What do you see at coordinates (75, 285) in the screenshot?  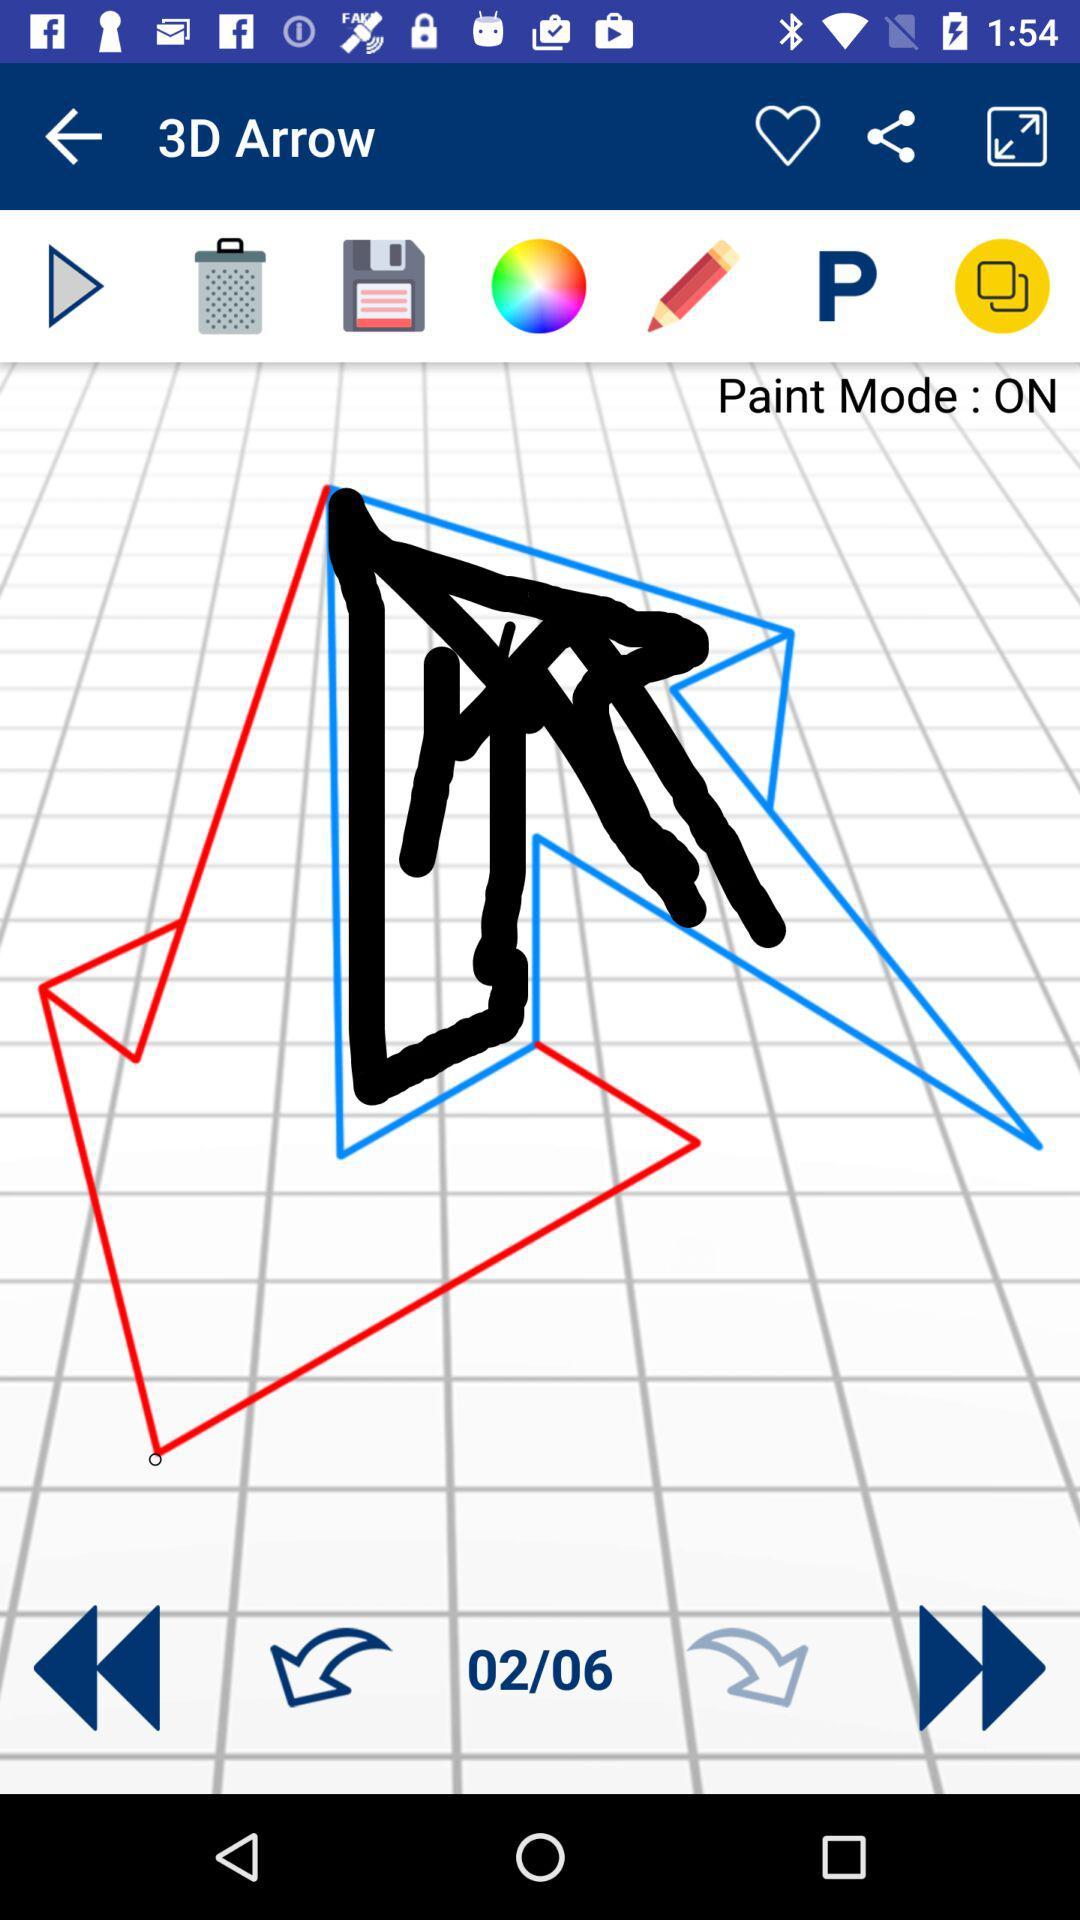 I see `advance` at bounding box center [75, 285].